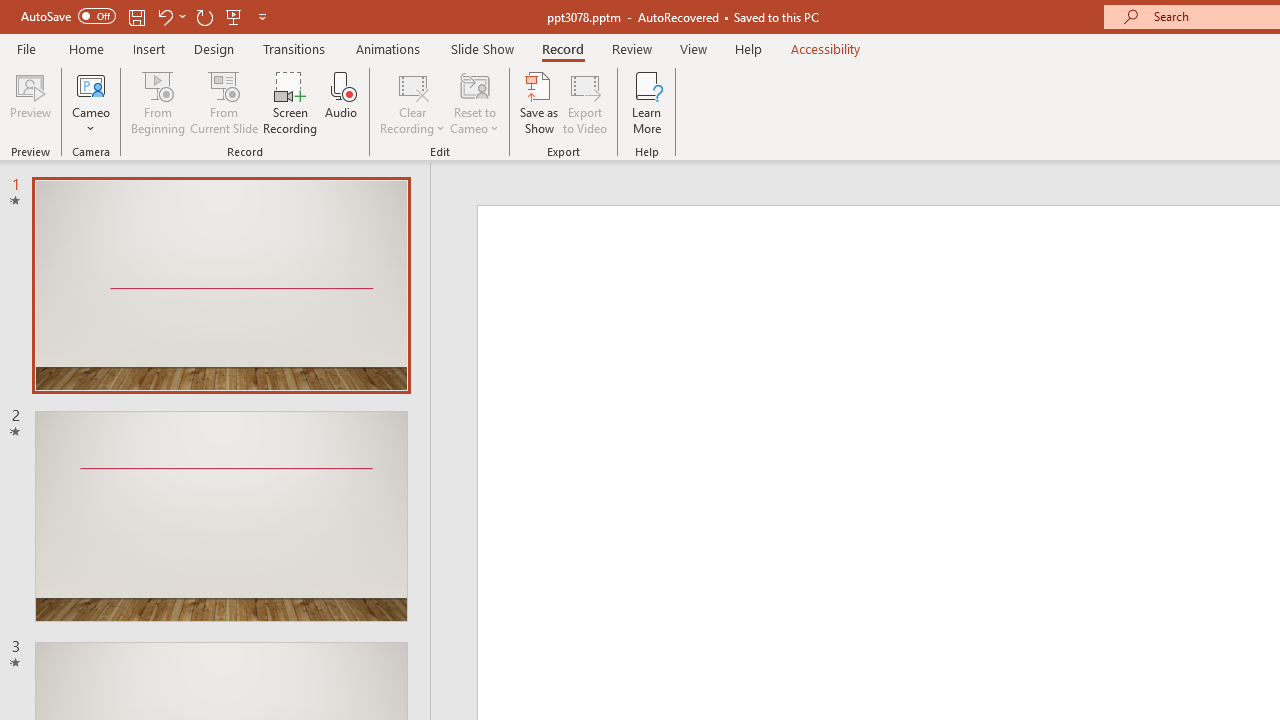 The image size is (1280, 720). Describe the element at coordinates (341, 103) in the screenshot. I see `'Audio'` at that location.